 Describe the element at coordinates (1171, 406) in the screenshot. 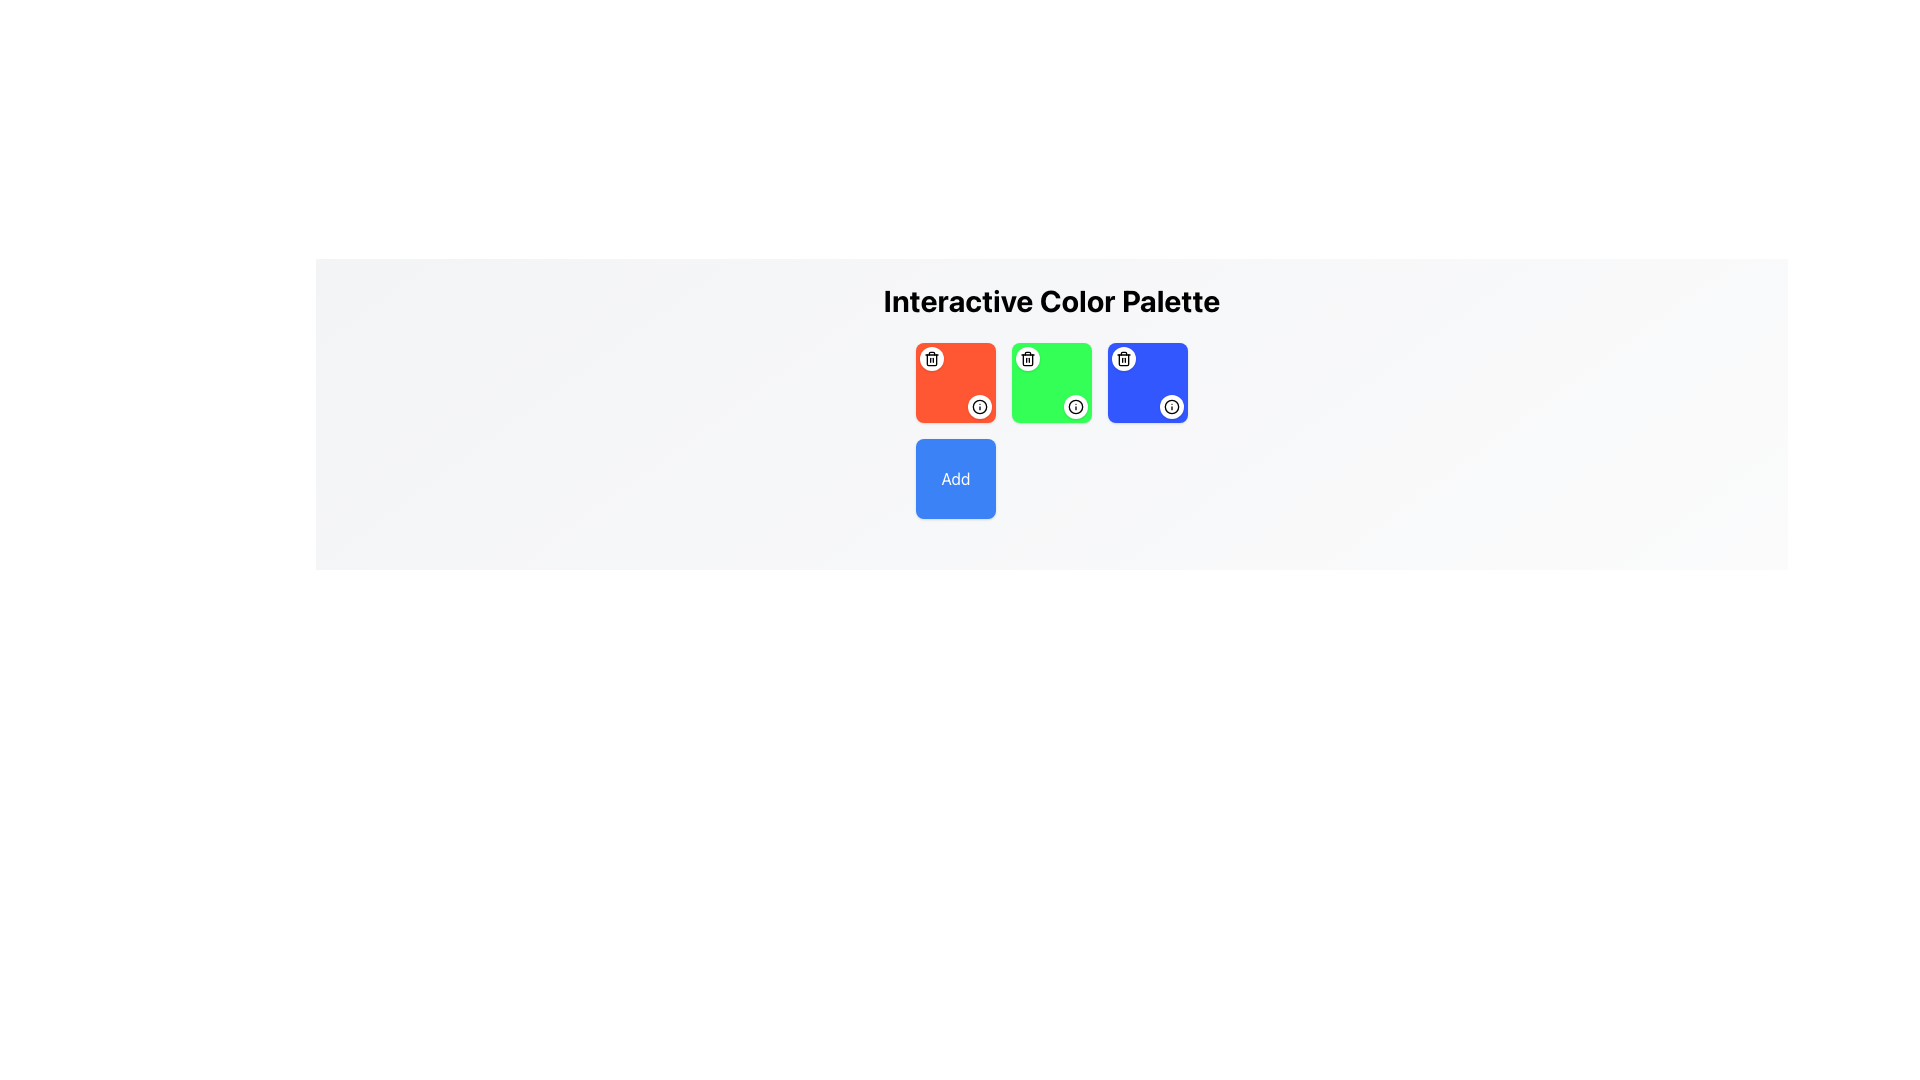

I see `the Circular Icon or Indicator with a black outline and white fill located at the upper-right corner of the blue square in the bottom-right section of the grid` at that location.